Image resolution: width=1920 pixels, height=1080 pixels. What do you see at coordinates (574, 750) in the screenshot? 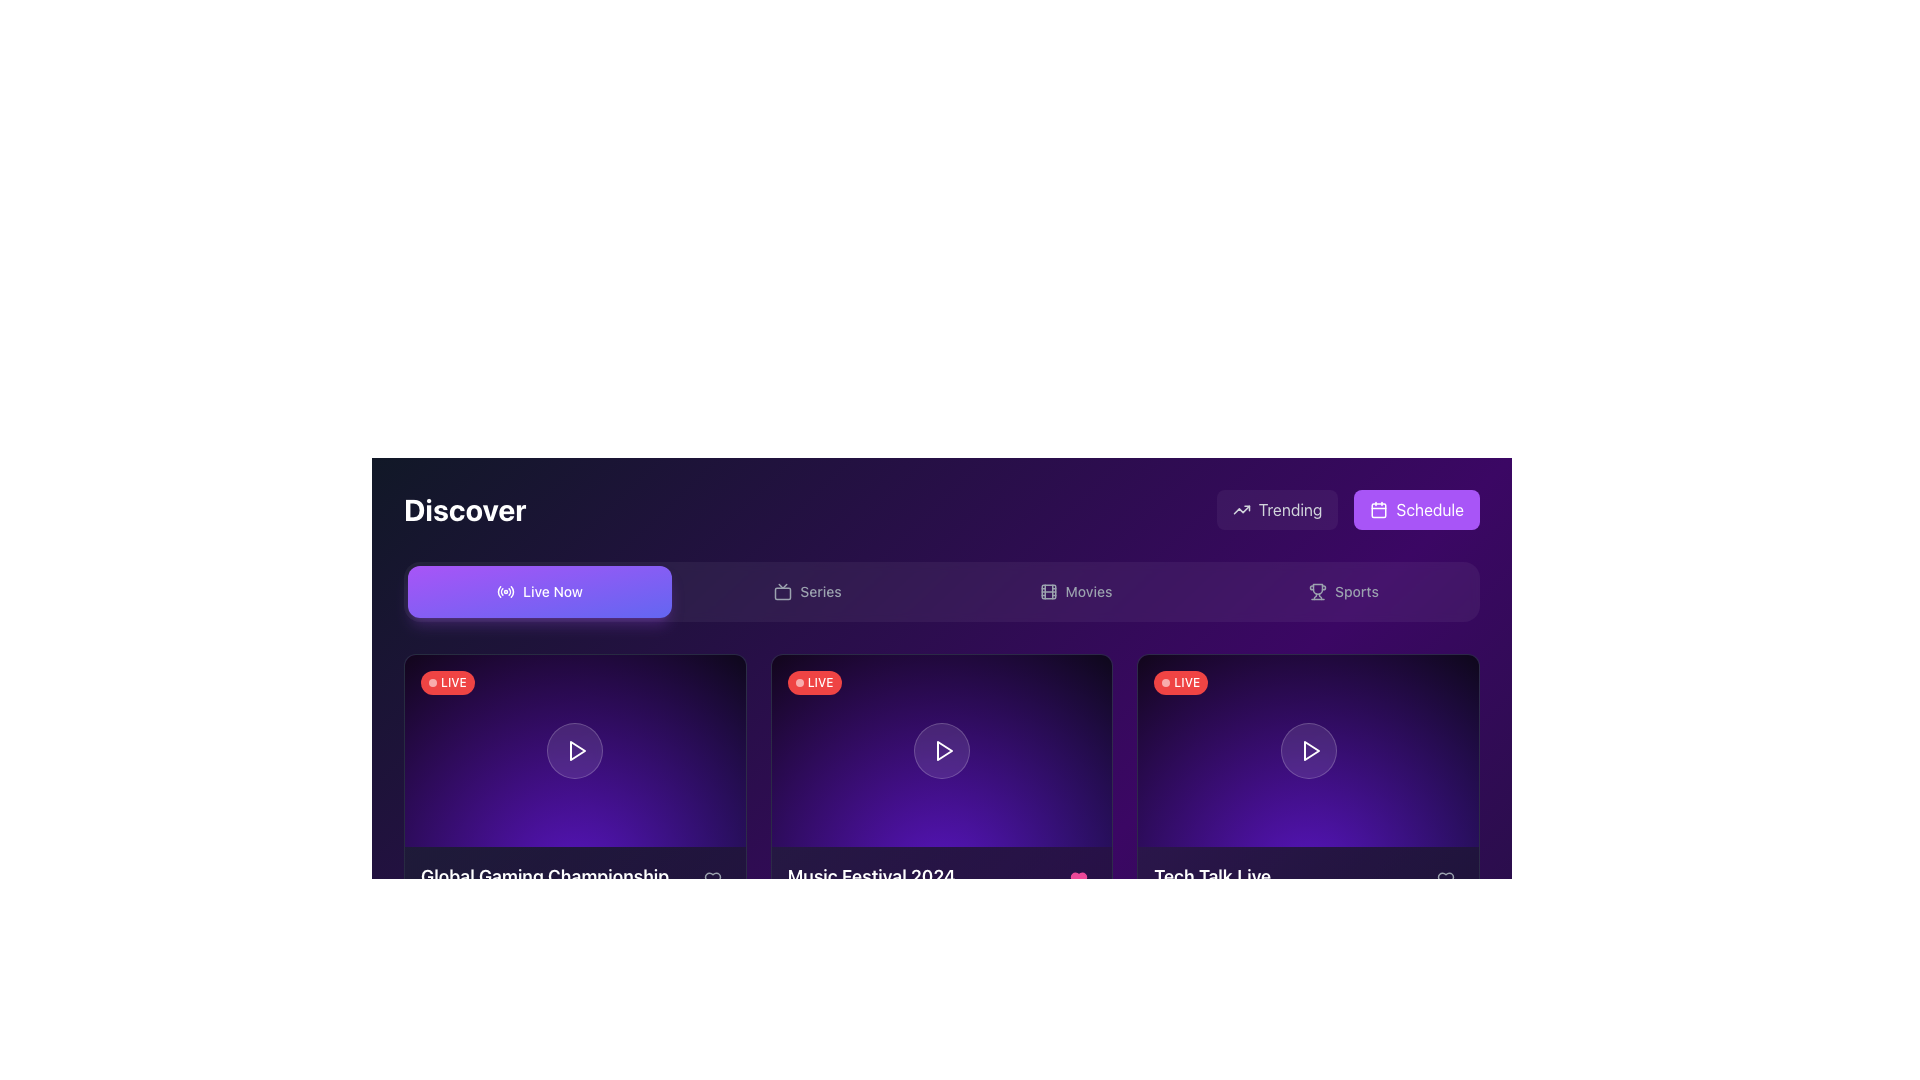
I see `the play button located within the 'LIVE' card component to initiate video playback` at bounding box center [574, 750].